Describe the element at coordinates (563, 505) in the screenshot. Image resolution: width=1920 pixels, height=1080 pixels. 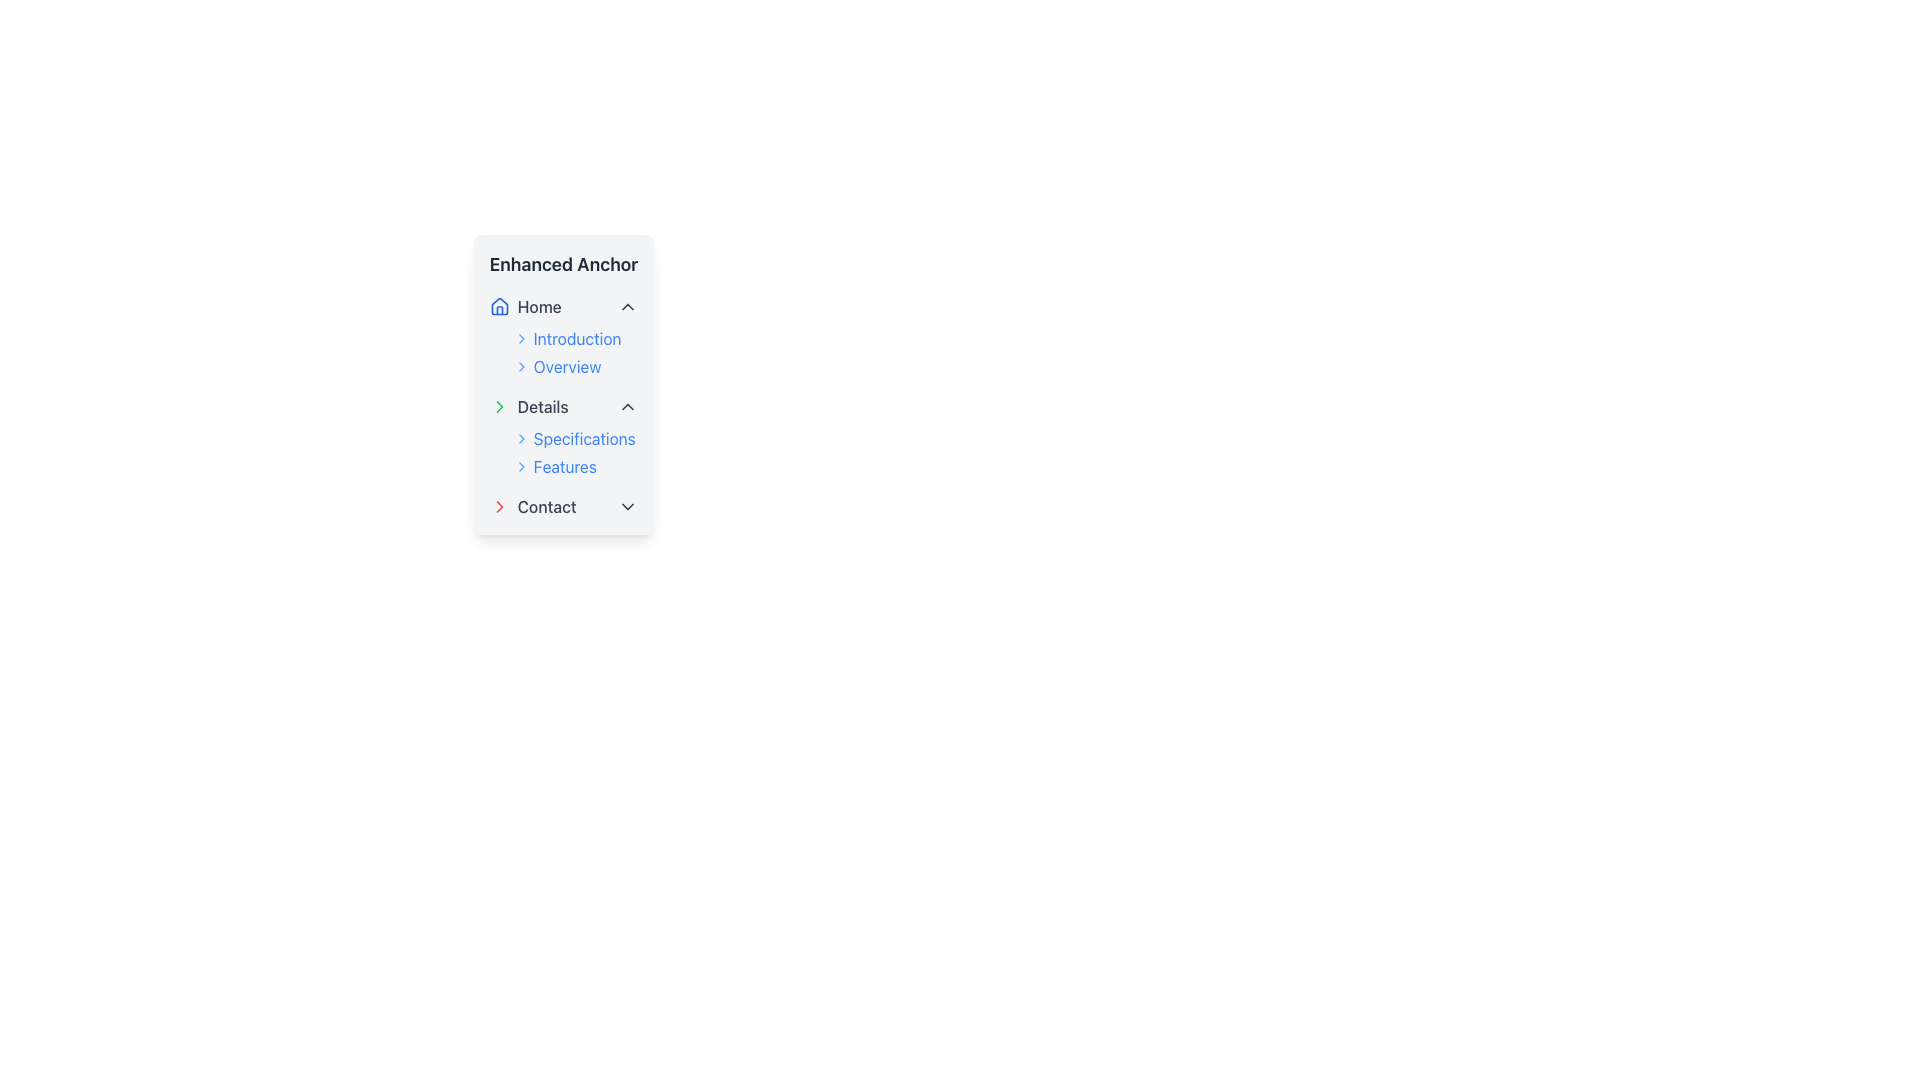
I see `the 'Contact' entry in the vertical navigation menu, which is positioned below the 'Features' entry and serves as a link to the 'Contact' section` at that location.